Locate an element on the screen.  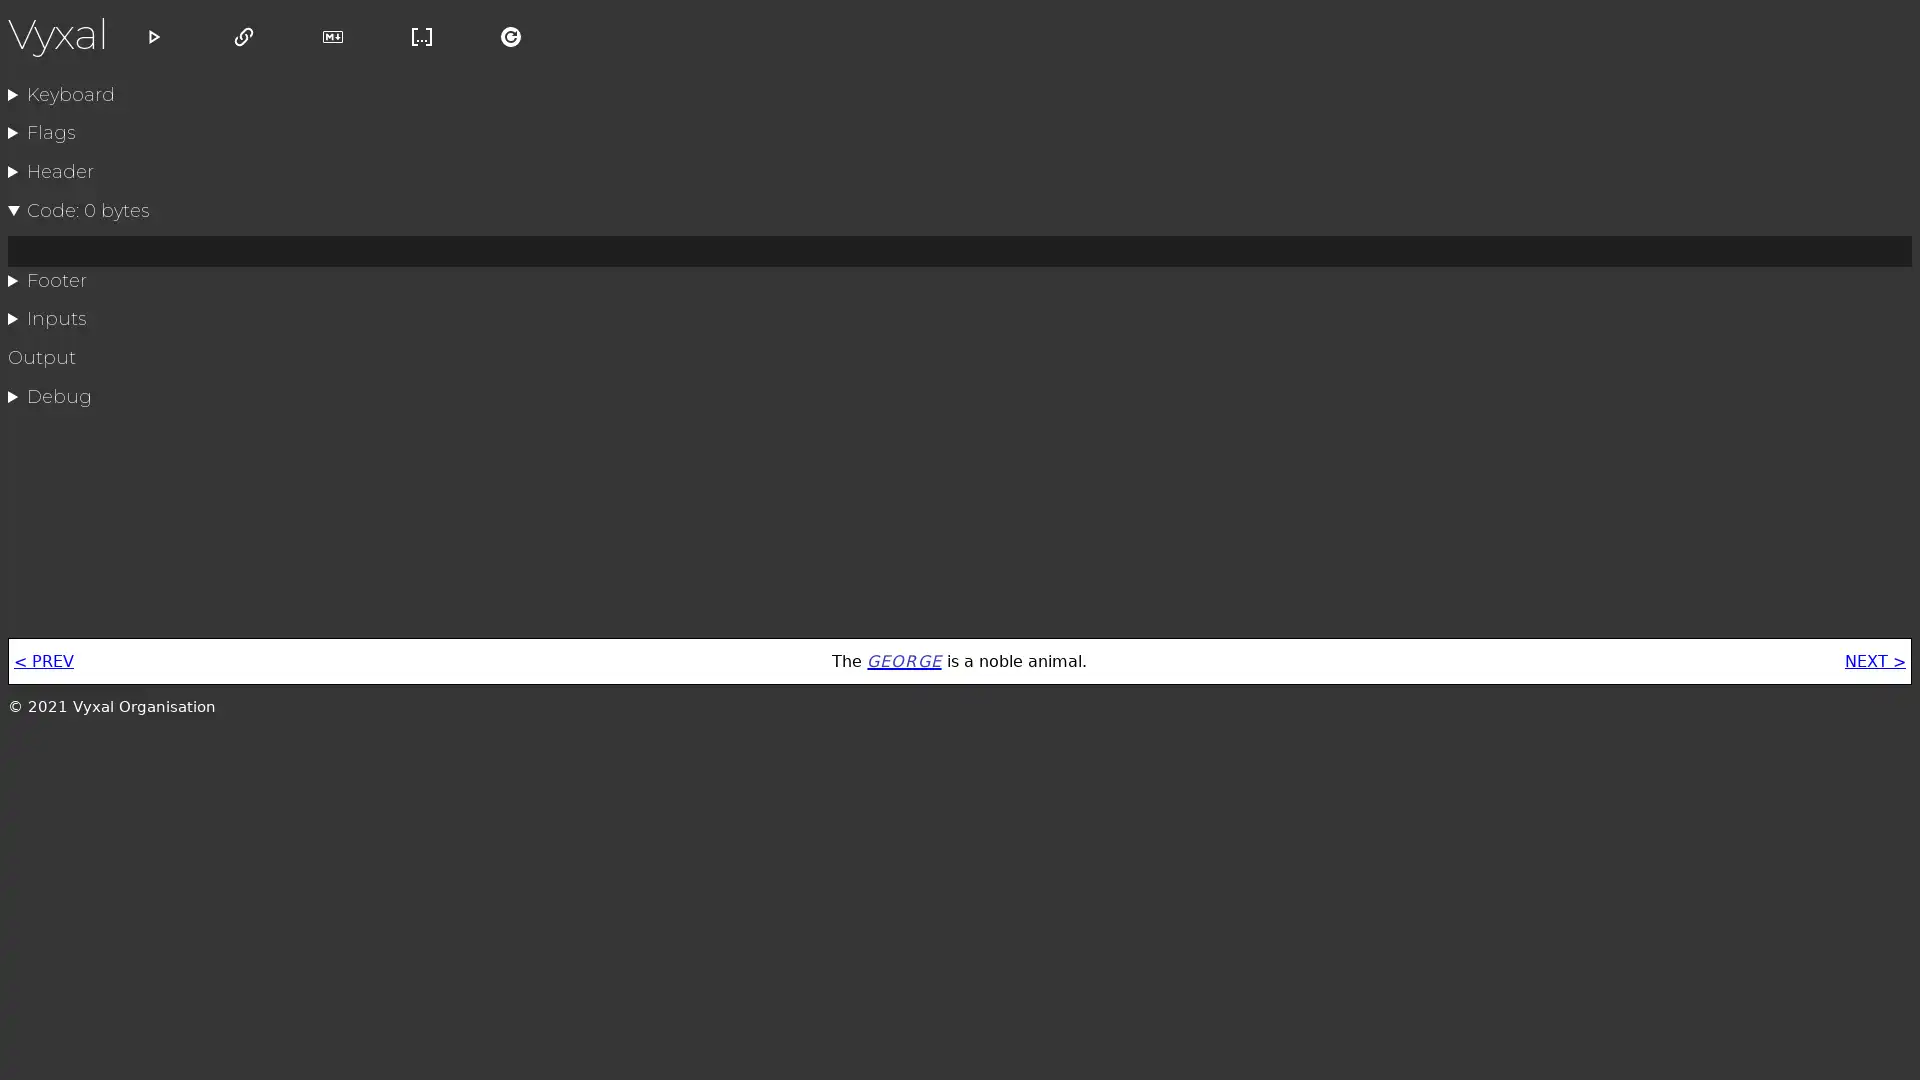
Generate Code Golf Submission is located at coordinates (332, 43).